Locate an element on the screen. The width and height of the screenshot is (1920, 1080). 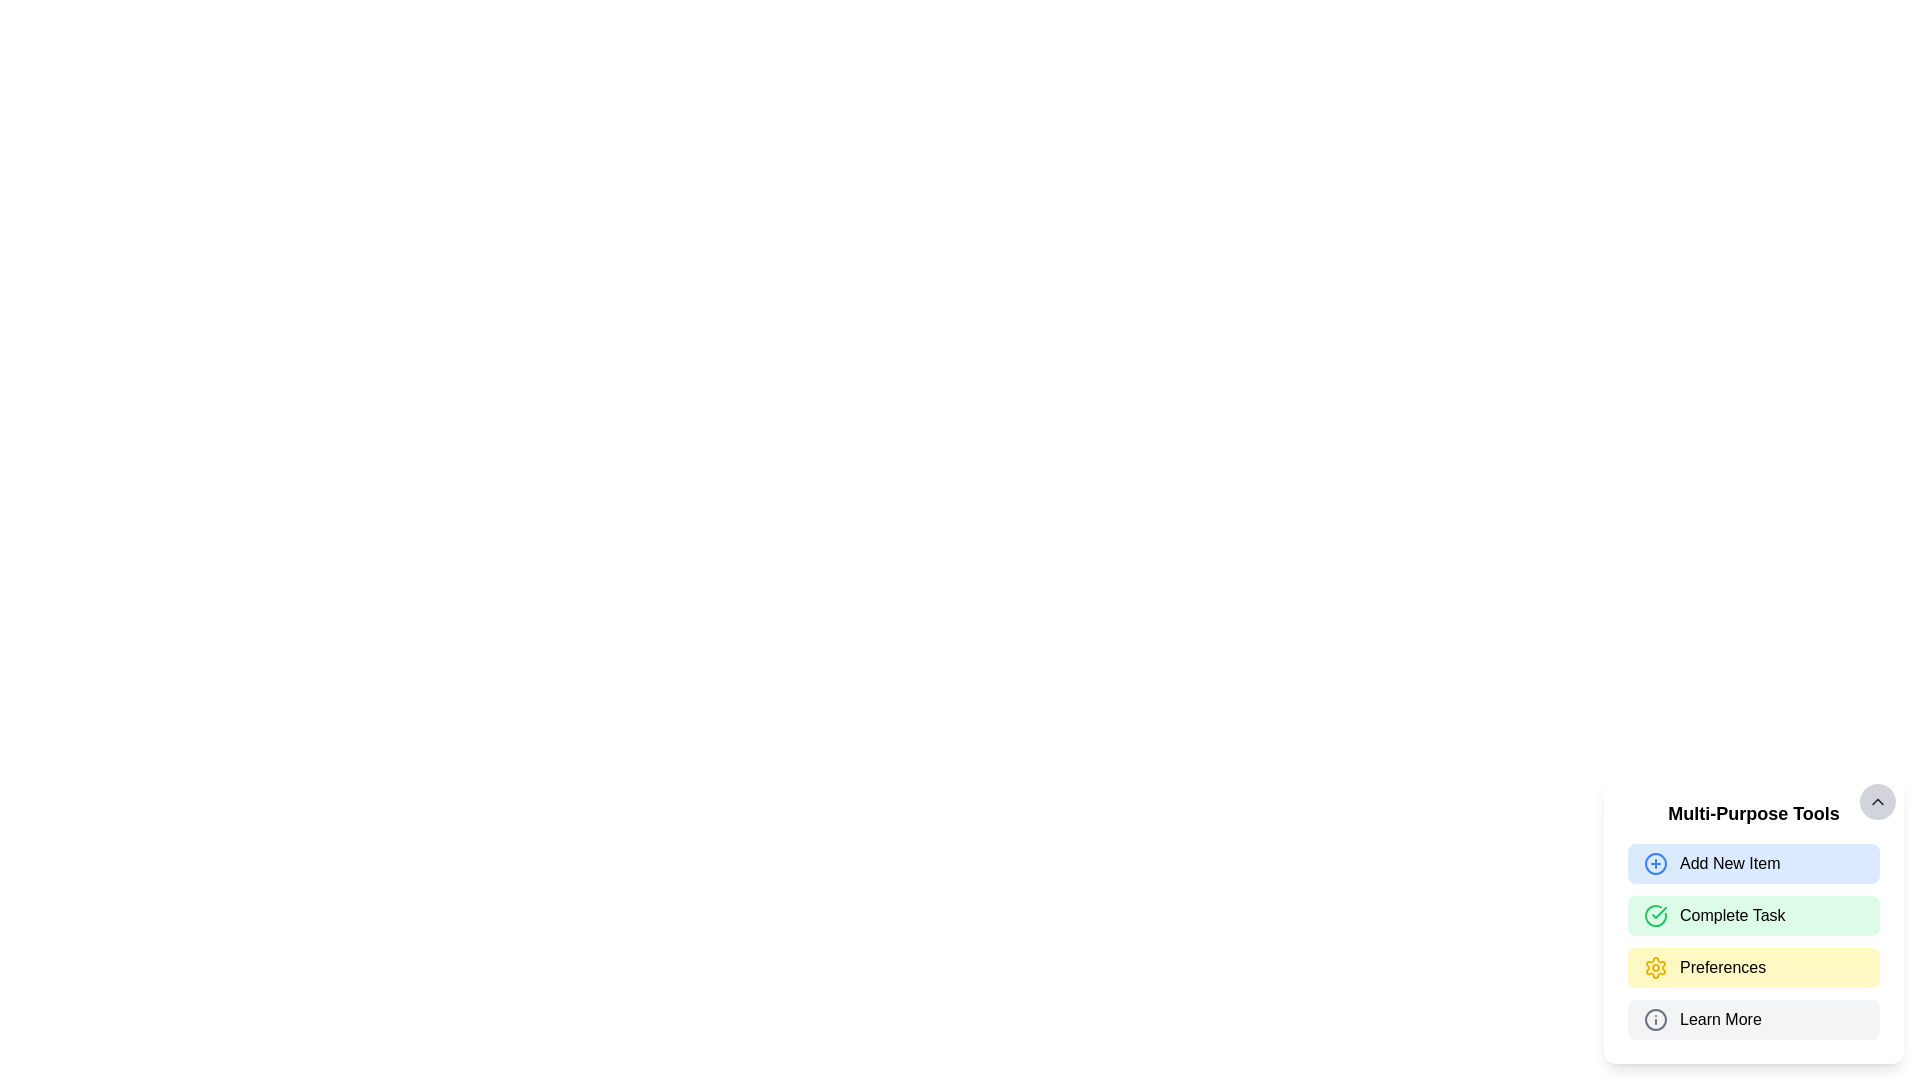
the first actionable label or button under the 'Multi-Purpose Tools' header is located at coordinates (1728, 863).